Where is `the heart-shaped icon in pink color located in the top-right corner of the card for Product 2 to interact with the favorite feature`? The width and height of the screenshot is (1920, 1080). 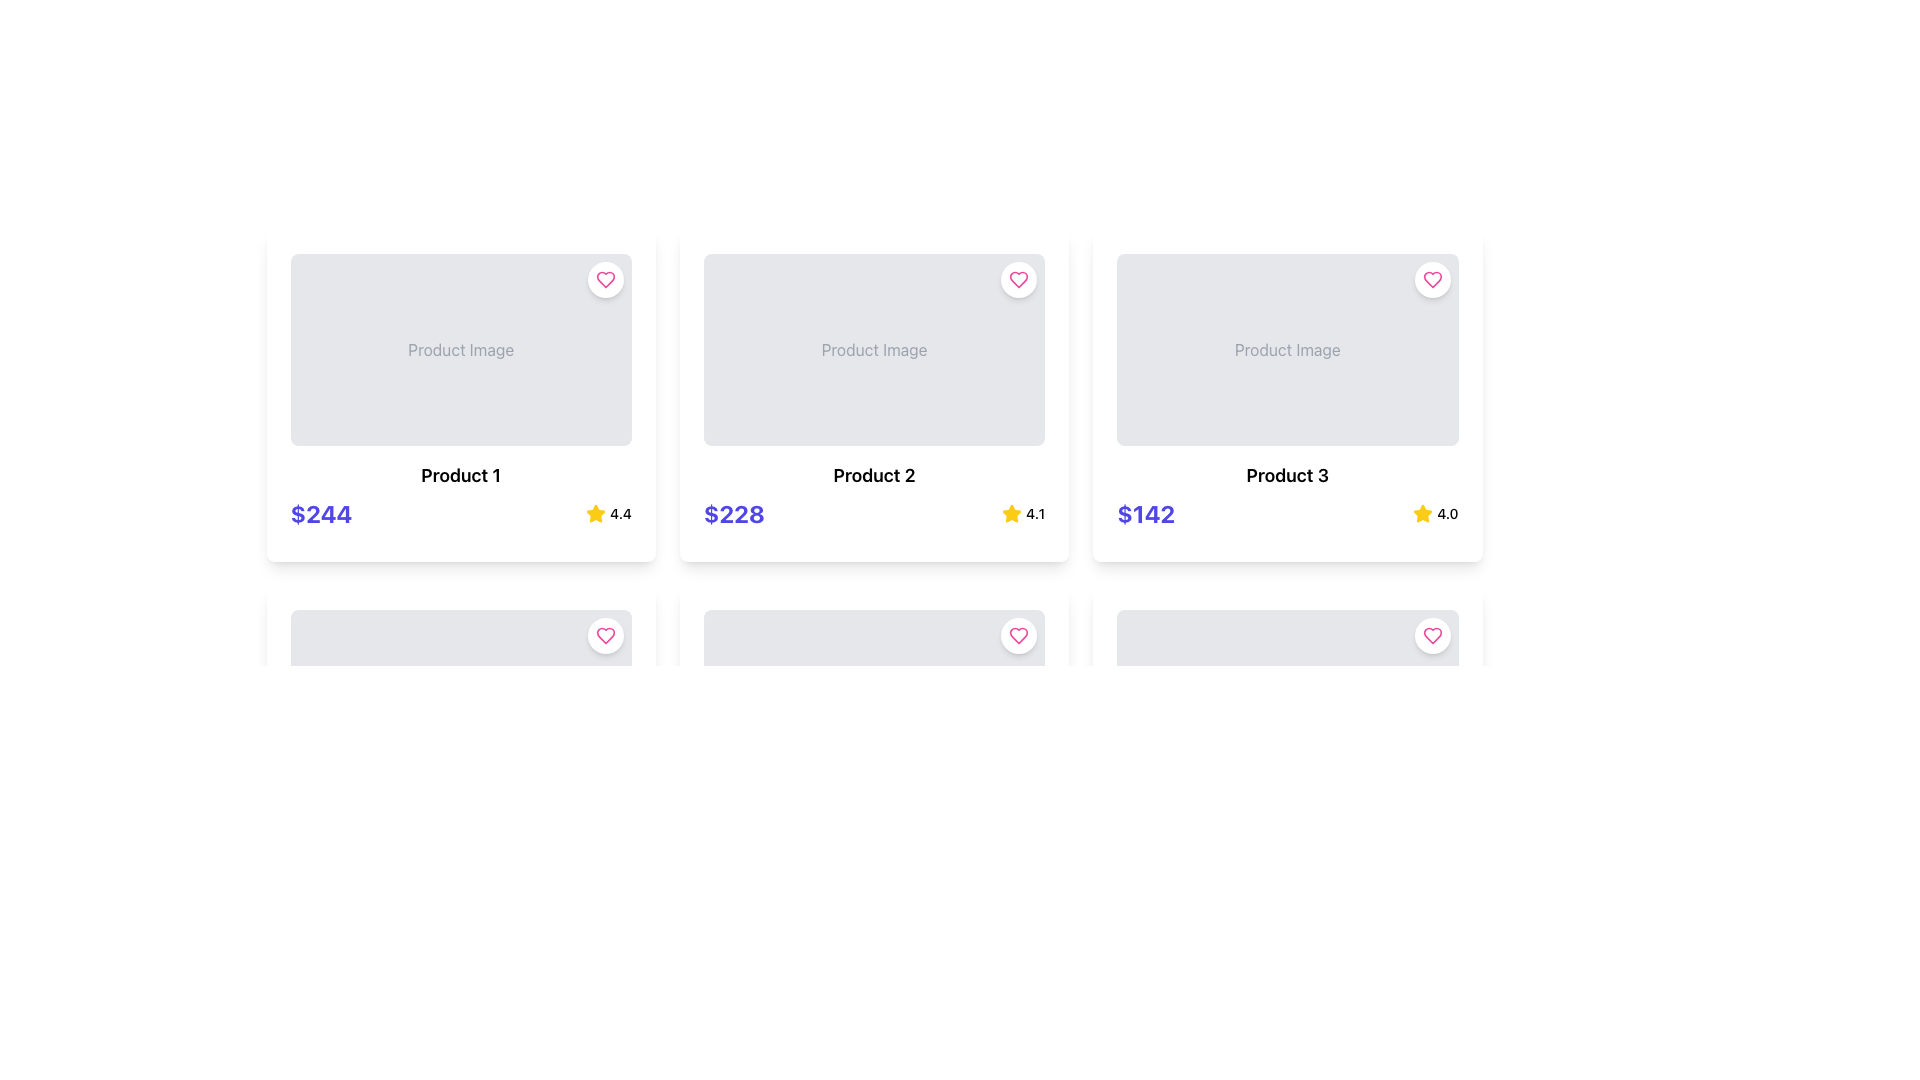
the heart-shaped icon in pink color located in the top-right corner of the card for Product 2 to interact with the favorite feature is located at coordinates (1019, 280).